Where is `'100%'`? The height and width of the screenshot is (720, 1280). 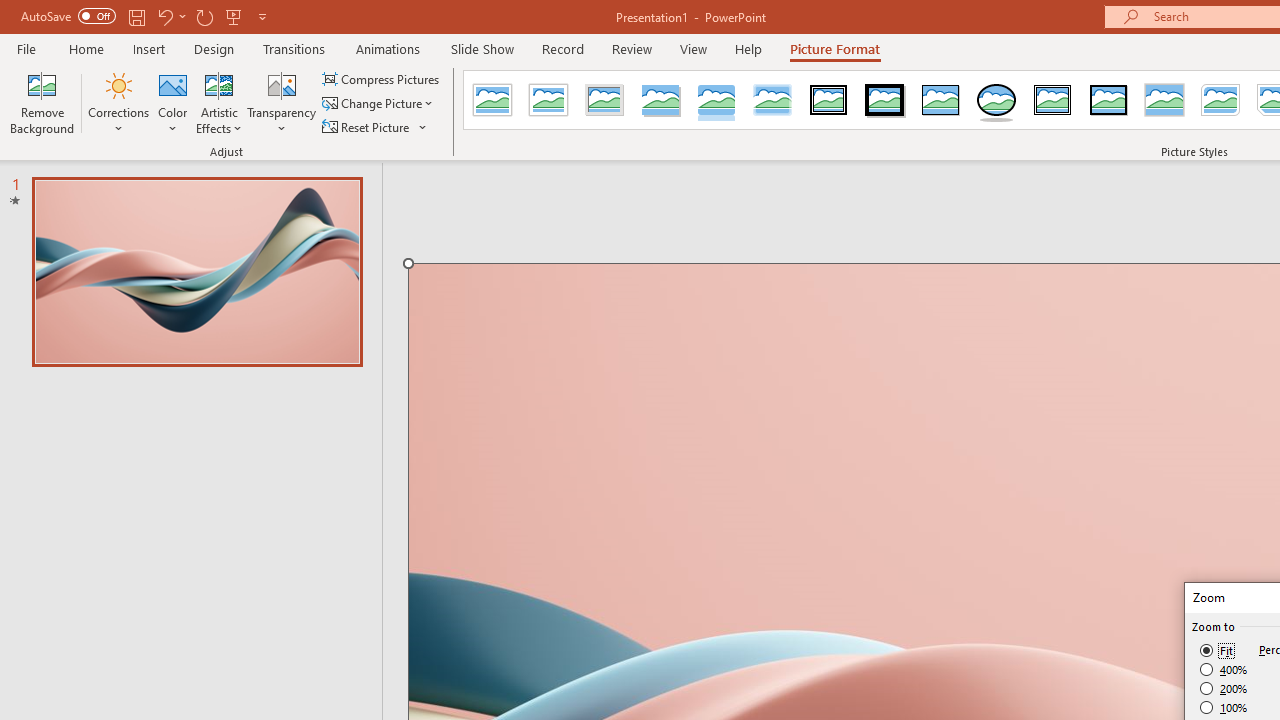 '100%' is located at coordinates (1223, 706).